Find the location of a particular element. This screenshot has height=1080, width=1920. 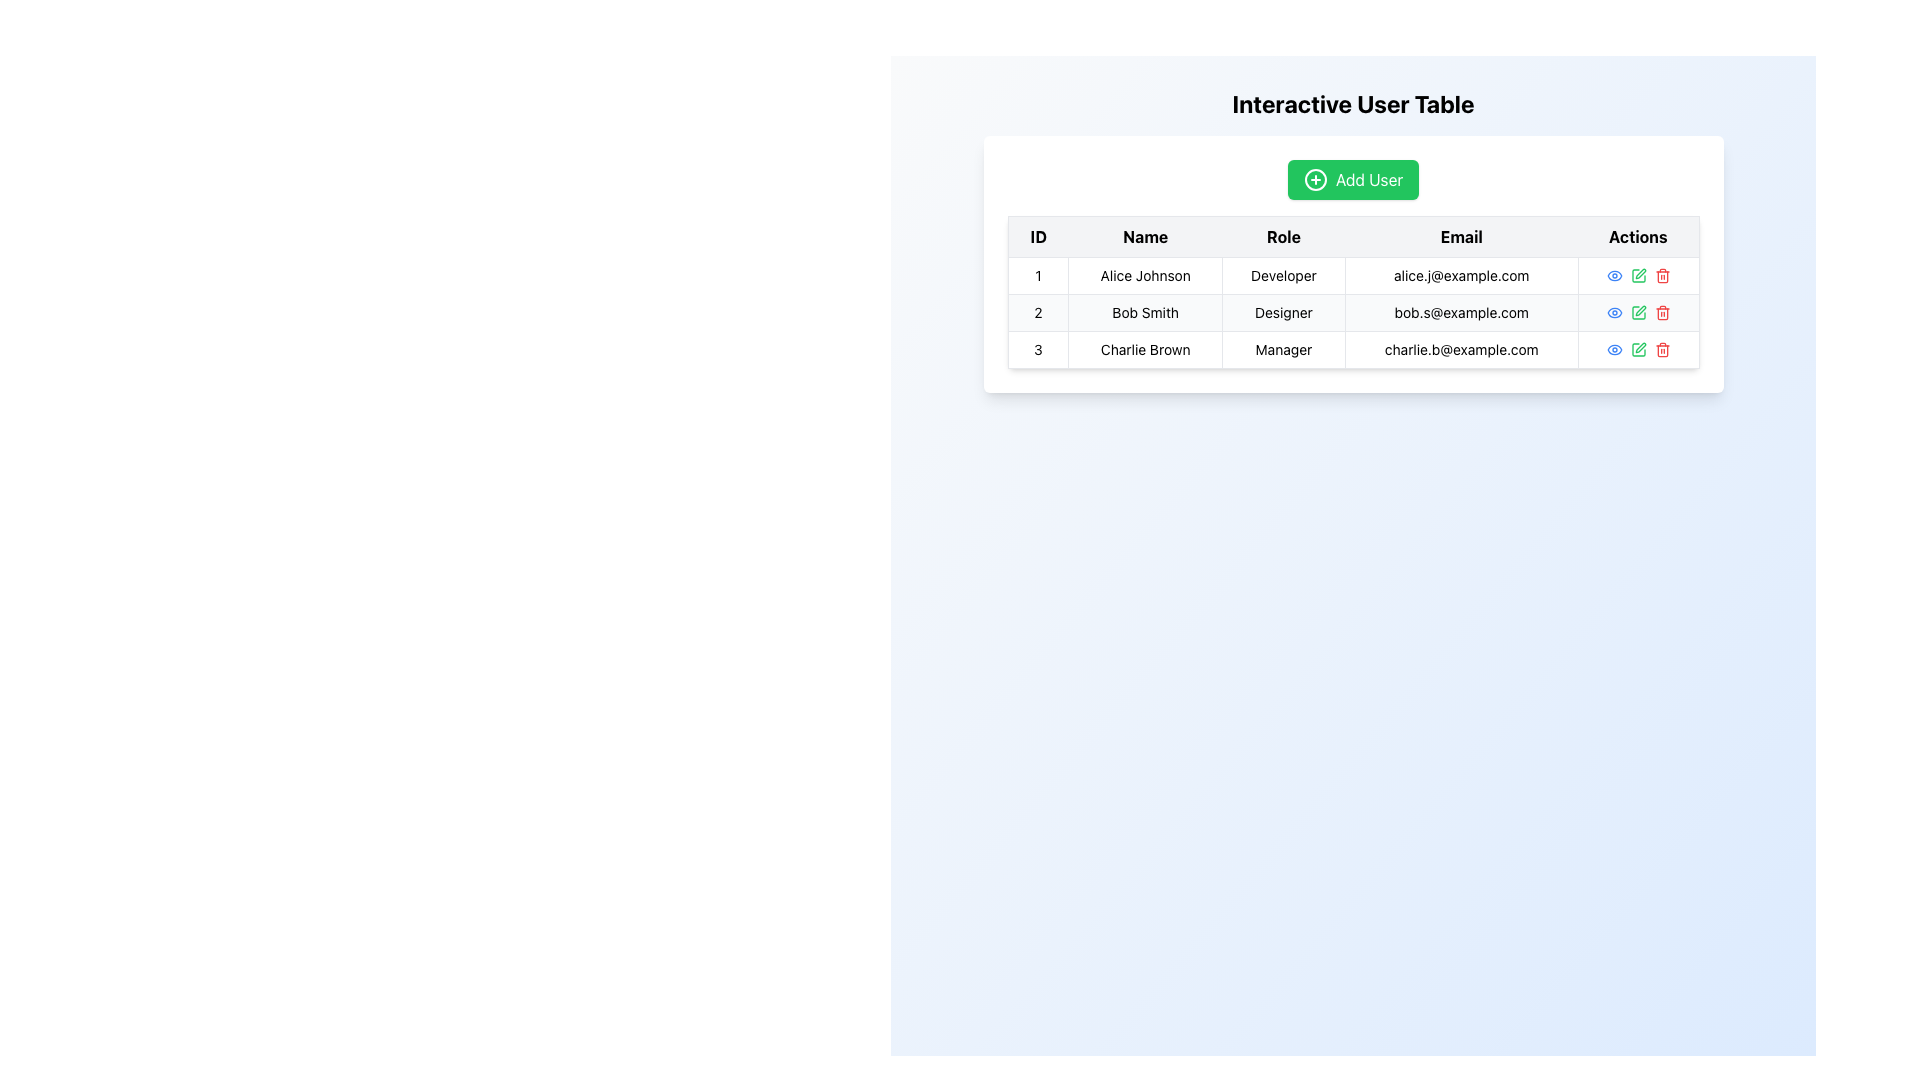

the text label displaying 'Bob Smith' located in the second column of the second row of the table is located at coordinates (1145, 312).